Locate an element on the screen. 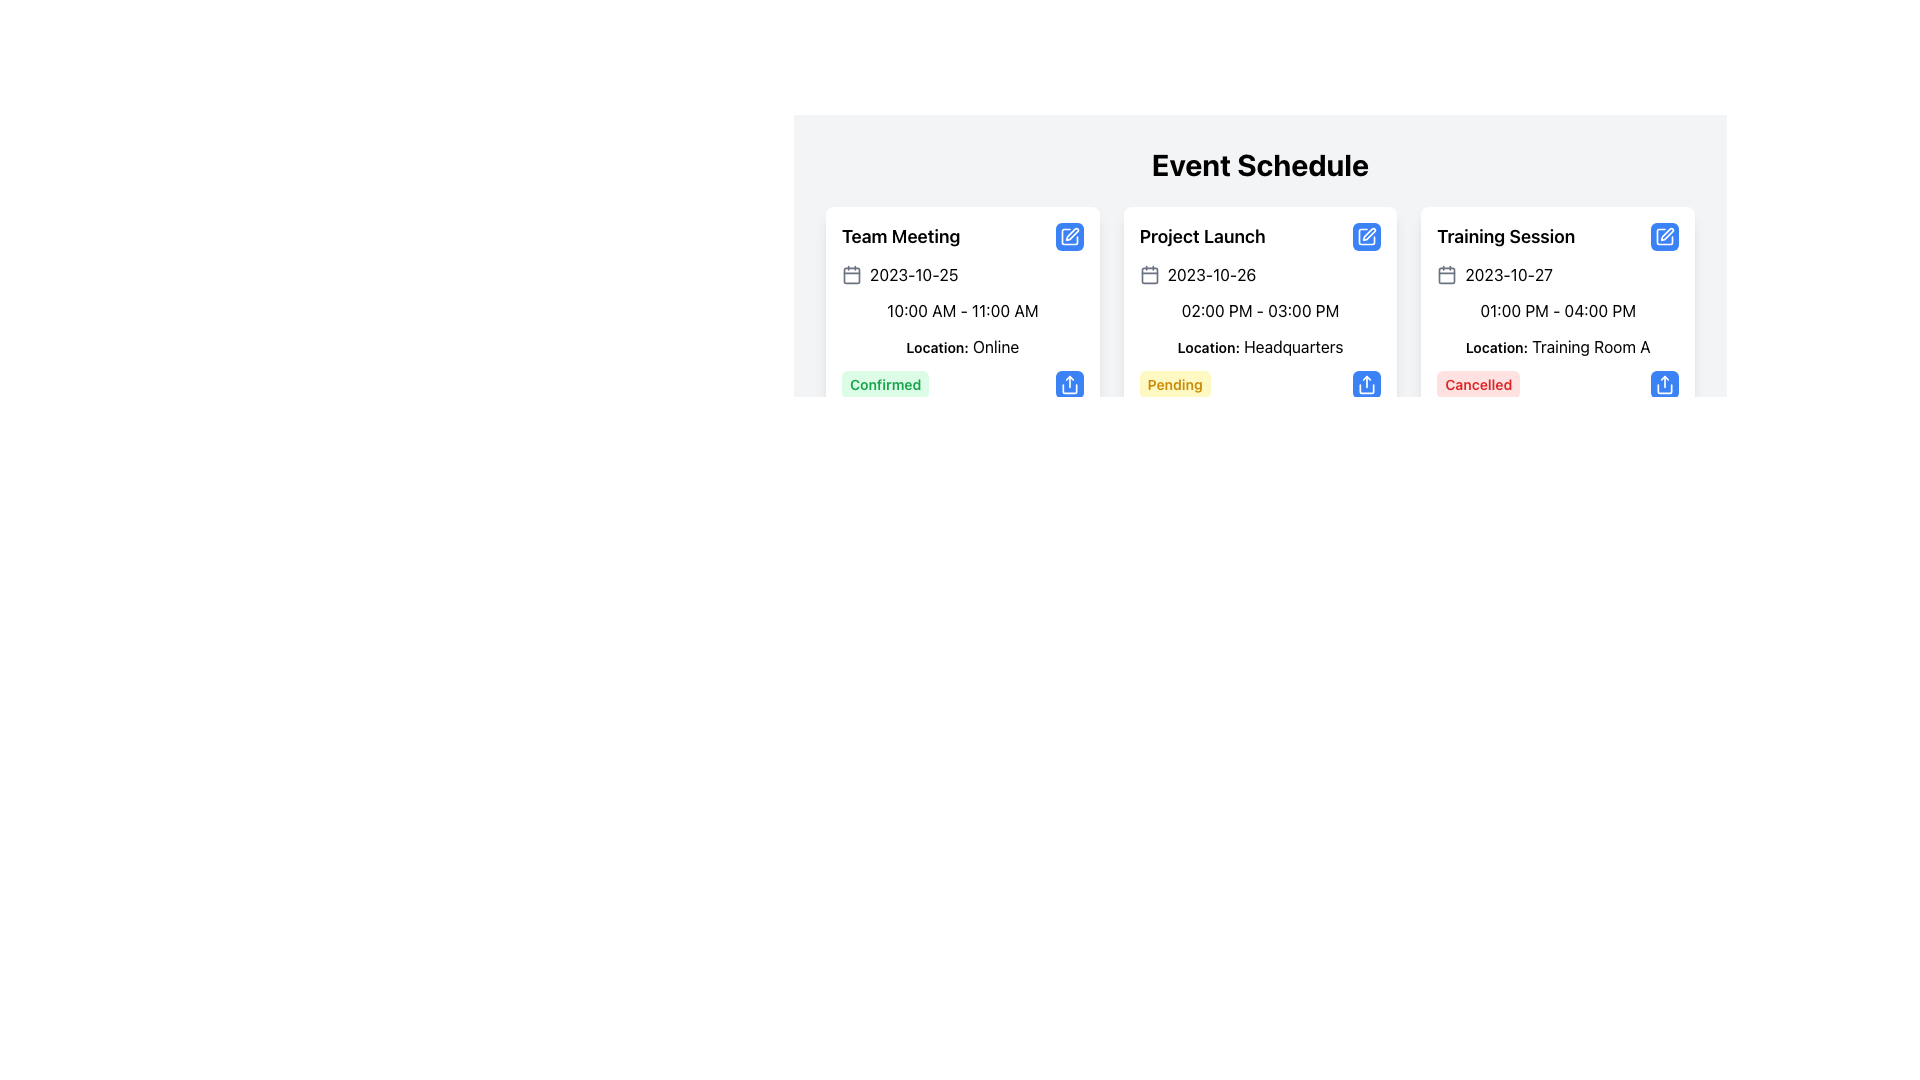  text label element displaying 'Location:' in bold font style, which is located inside the card for the 'Team Meeting' event, positioned below the event's time slot and to the left of the location information ('Online') is located at coordinates (936, 346).